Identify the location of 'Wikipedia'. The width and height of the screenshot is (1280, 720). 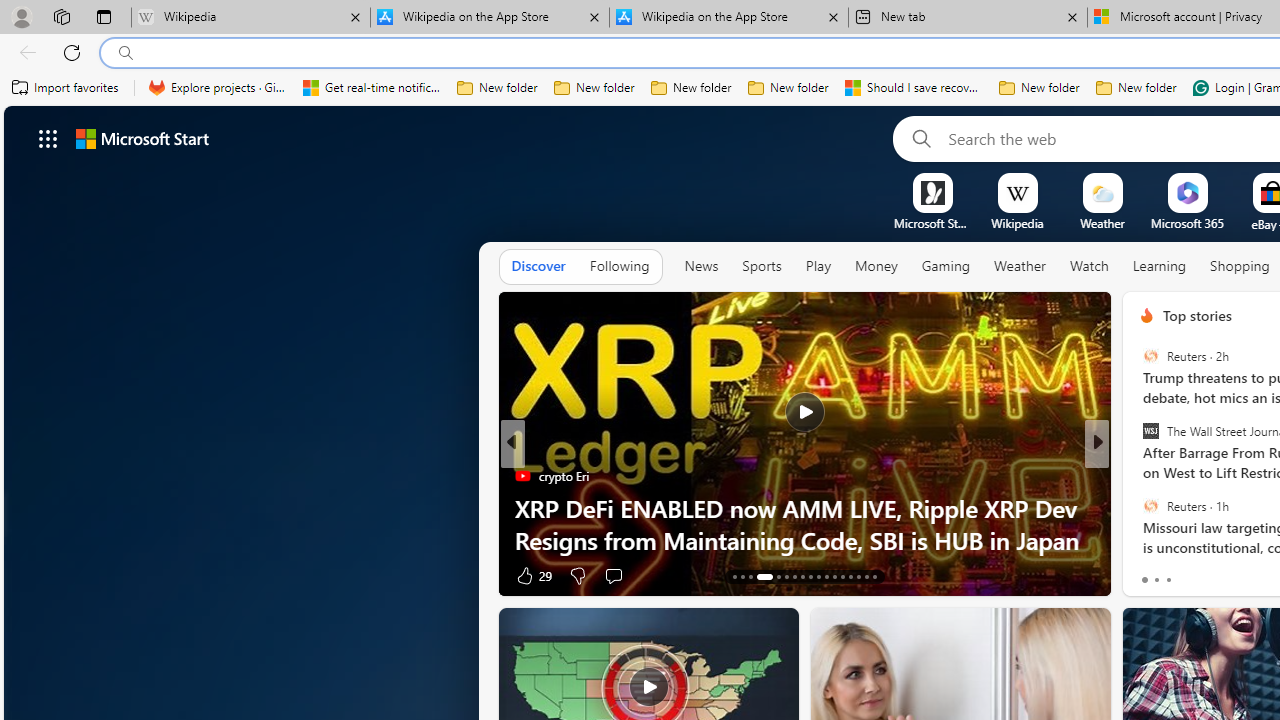
(1017, 223).